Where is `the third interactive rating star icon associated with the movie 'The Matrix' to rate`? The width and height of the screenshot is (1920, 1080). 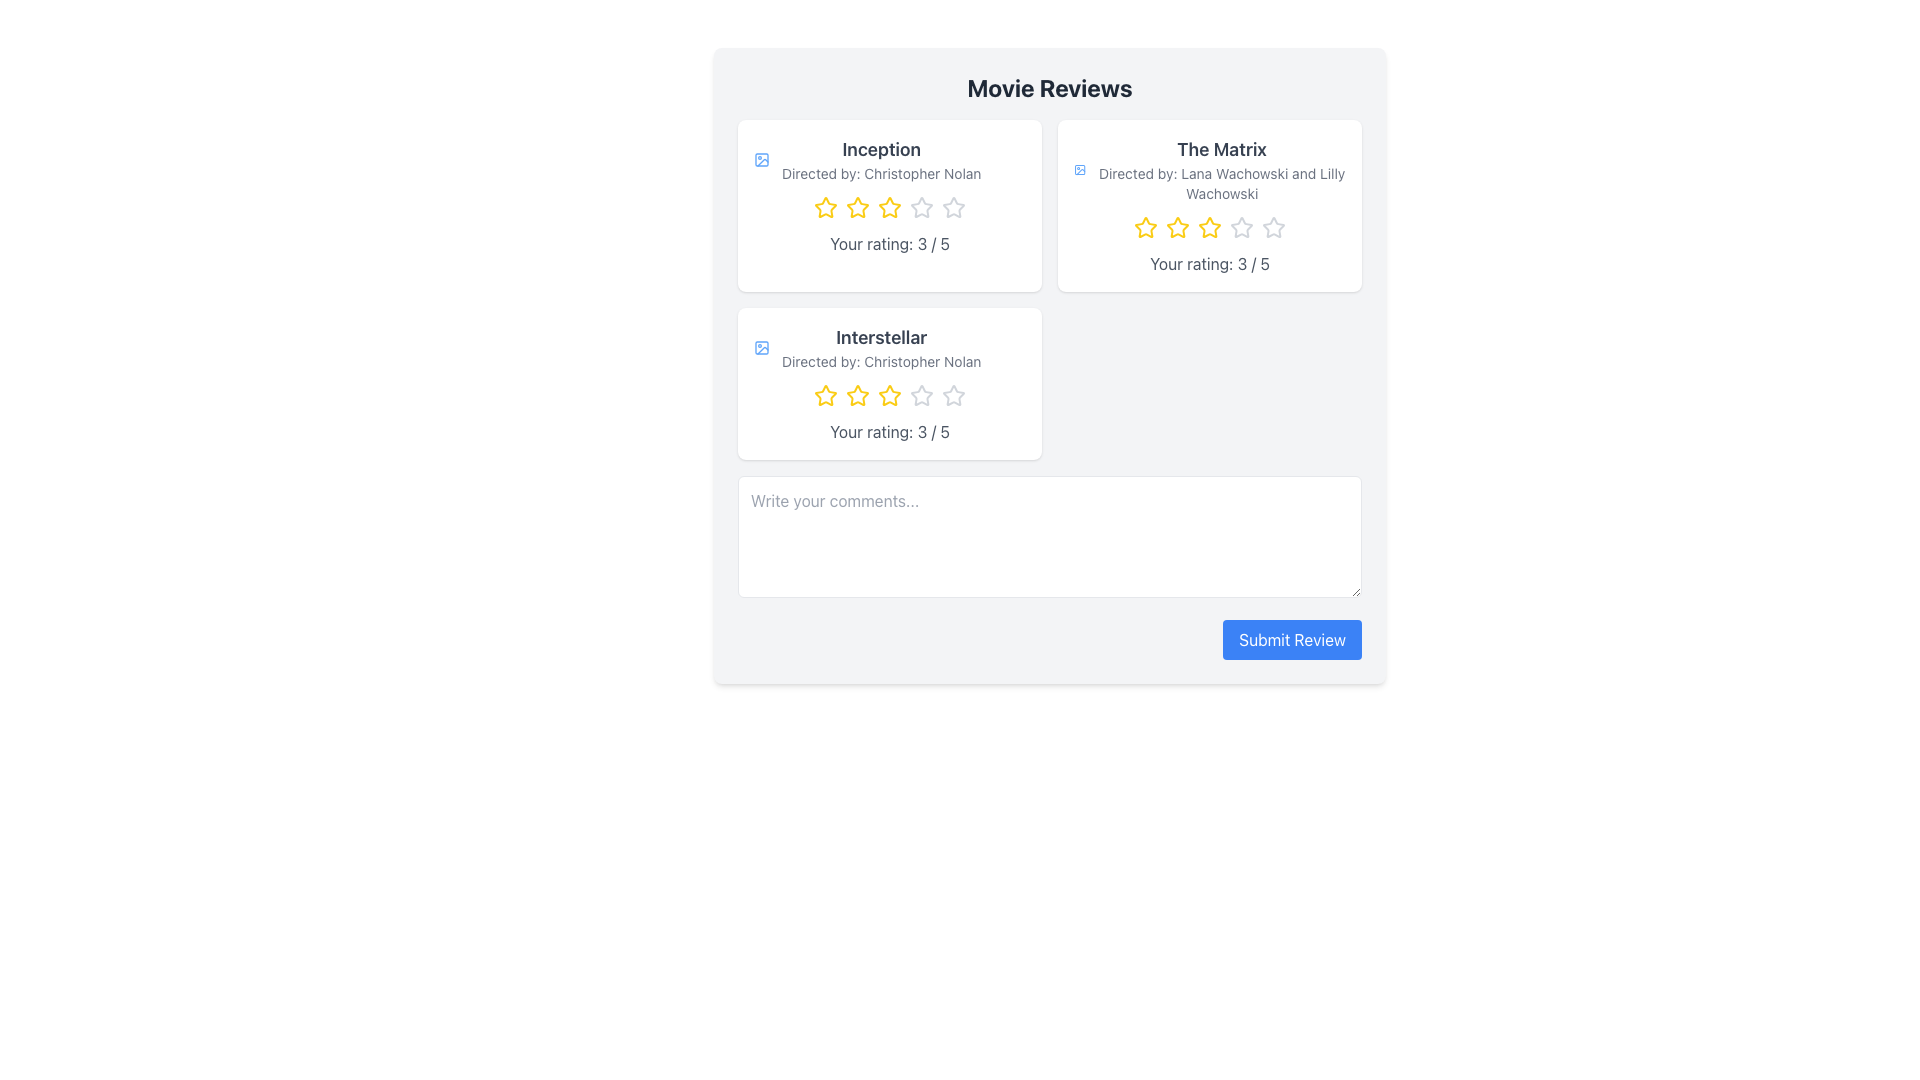
the third interactive rating star icon associated with the movie 'The Matrix' to rate is located at coordinates (1208, 226).